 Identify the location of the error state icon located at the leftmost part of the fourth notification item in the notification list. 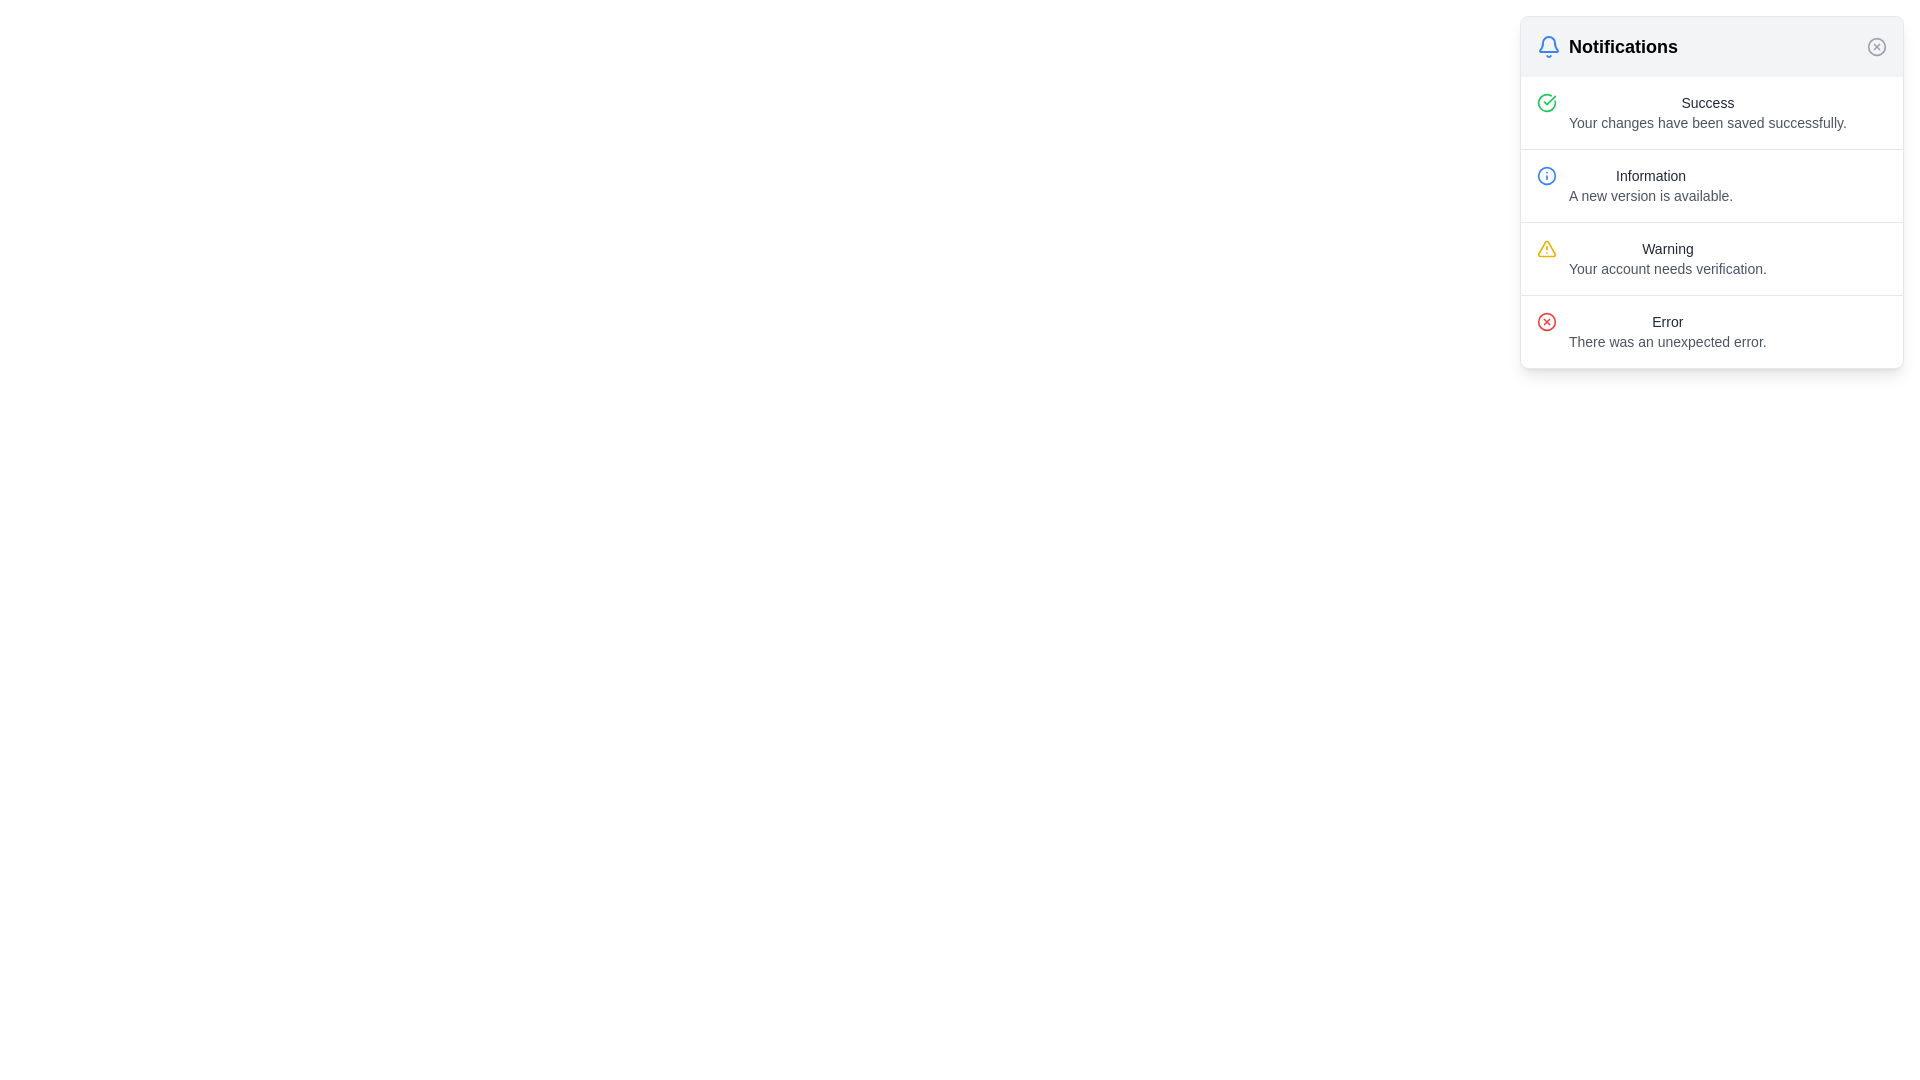
(1545, 320).